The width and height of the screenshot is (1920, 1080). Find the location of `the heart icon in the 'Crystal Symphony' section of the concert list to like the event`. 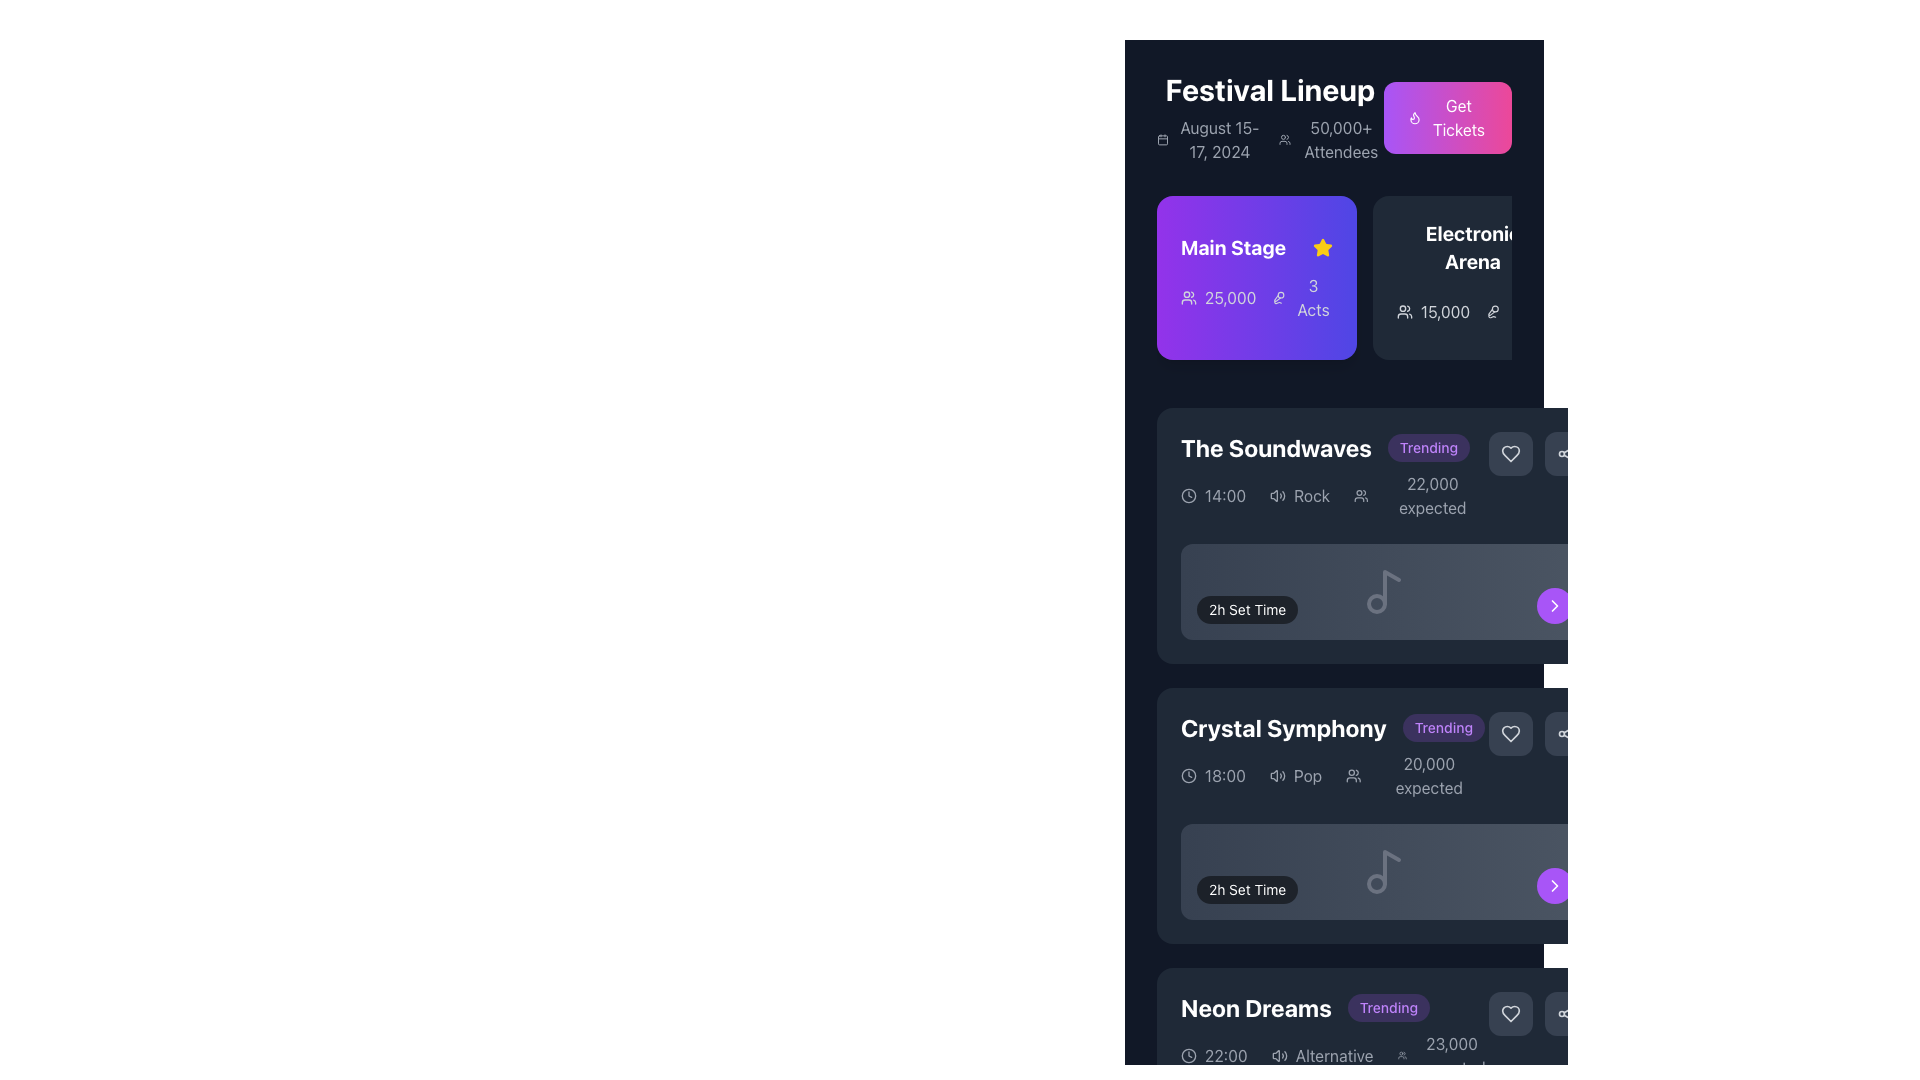

the heart icon in the 'Crystal Symphony' section of the concert list to like the event is located at coordinates (1537, 733).